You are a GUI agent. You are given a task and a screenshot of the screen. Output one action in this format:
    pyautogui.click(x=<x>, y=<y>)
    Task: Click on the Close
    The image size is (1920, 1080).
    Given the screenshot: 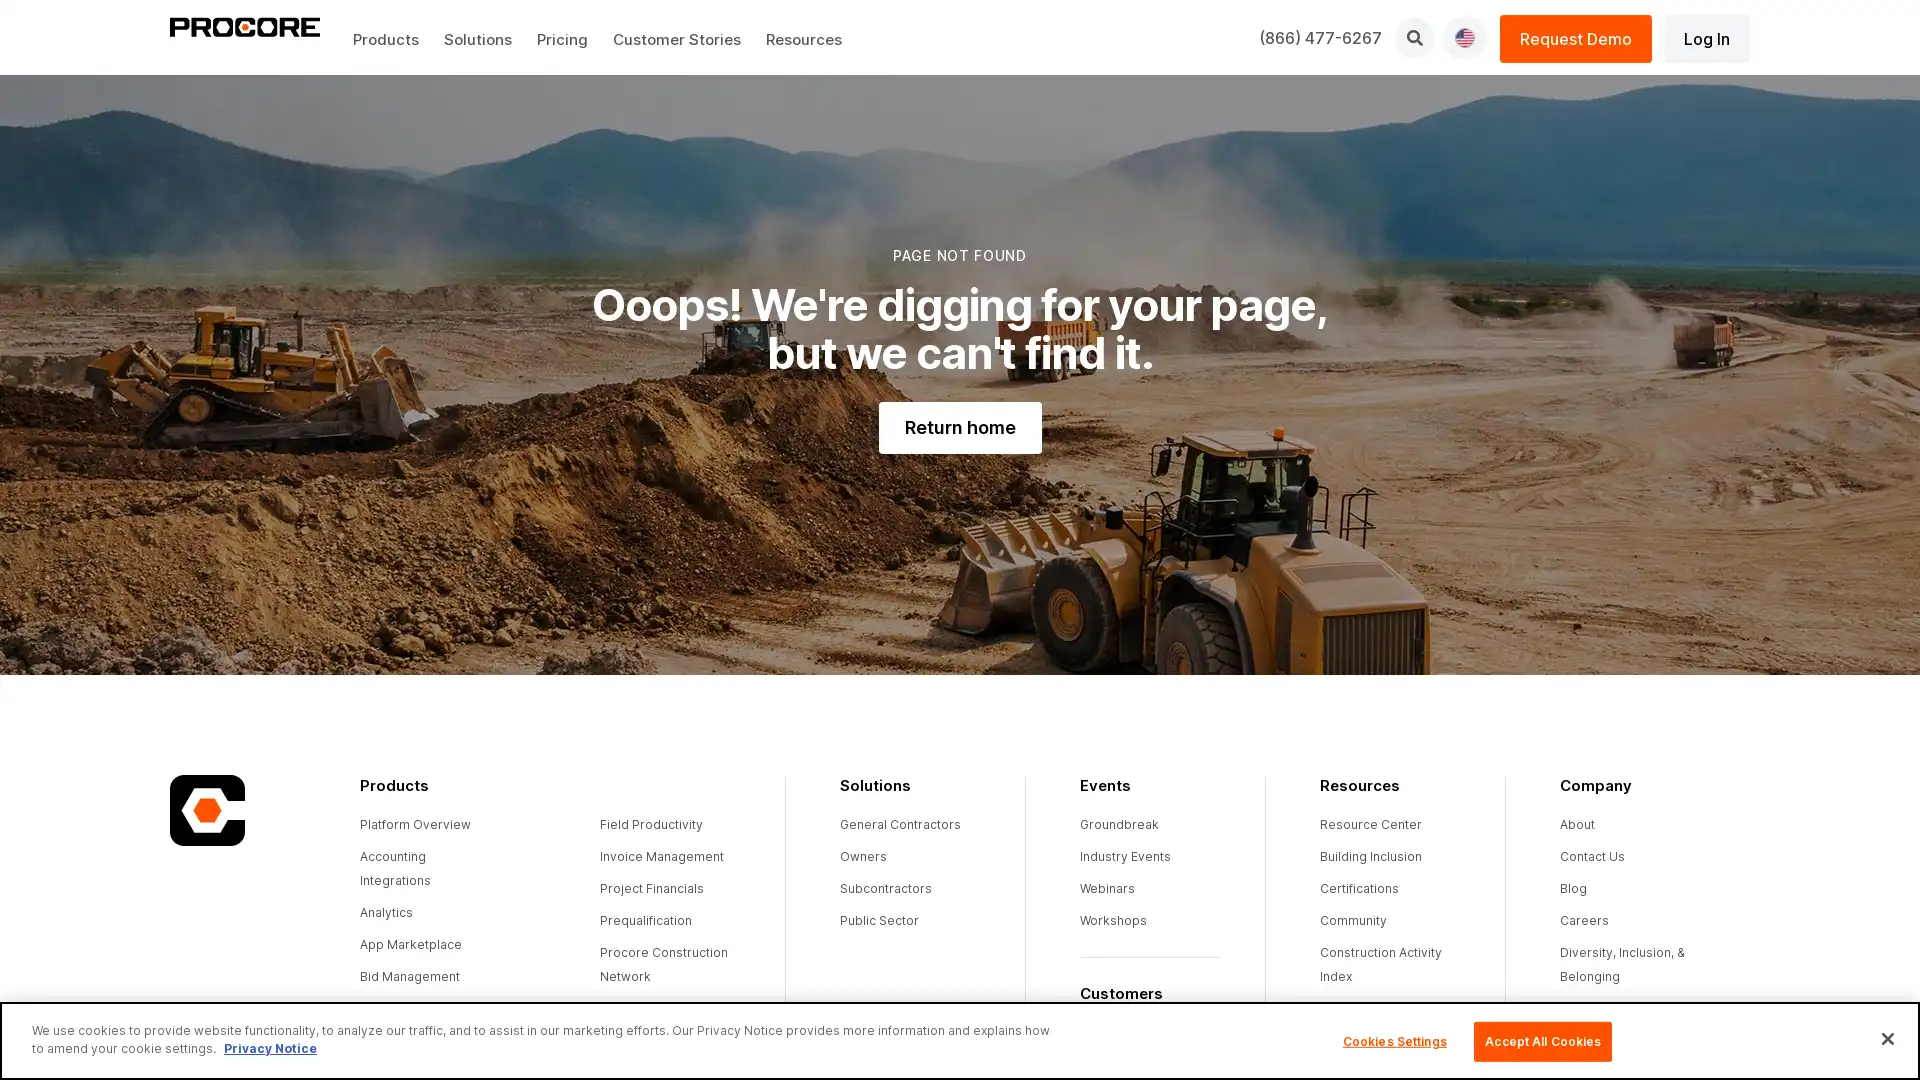 What is the action you would take?
    pyautogui.click(x=1886, y=1037)
    